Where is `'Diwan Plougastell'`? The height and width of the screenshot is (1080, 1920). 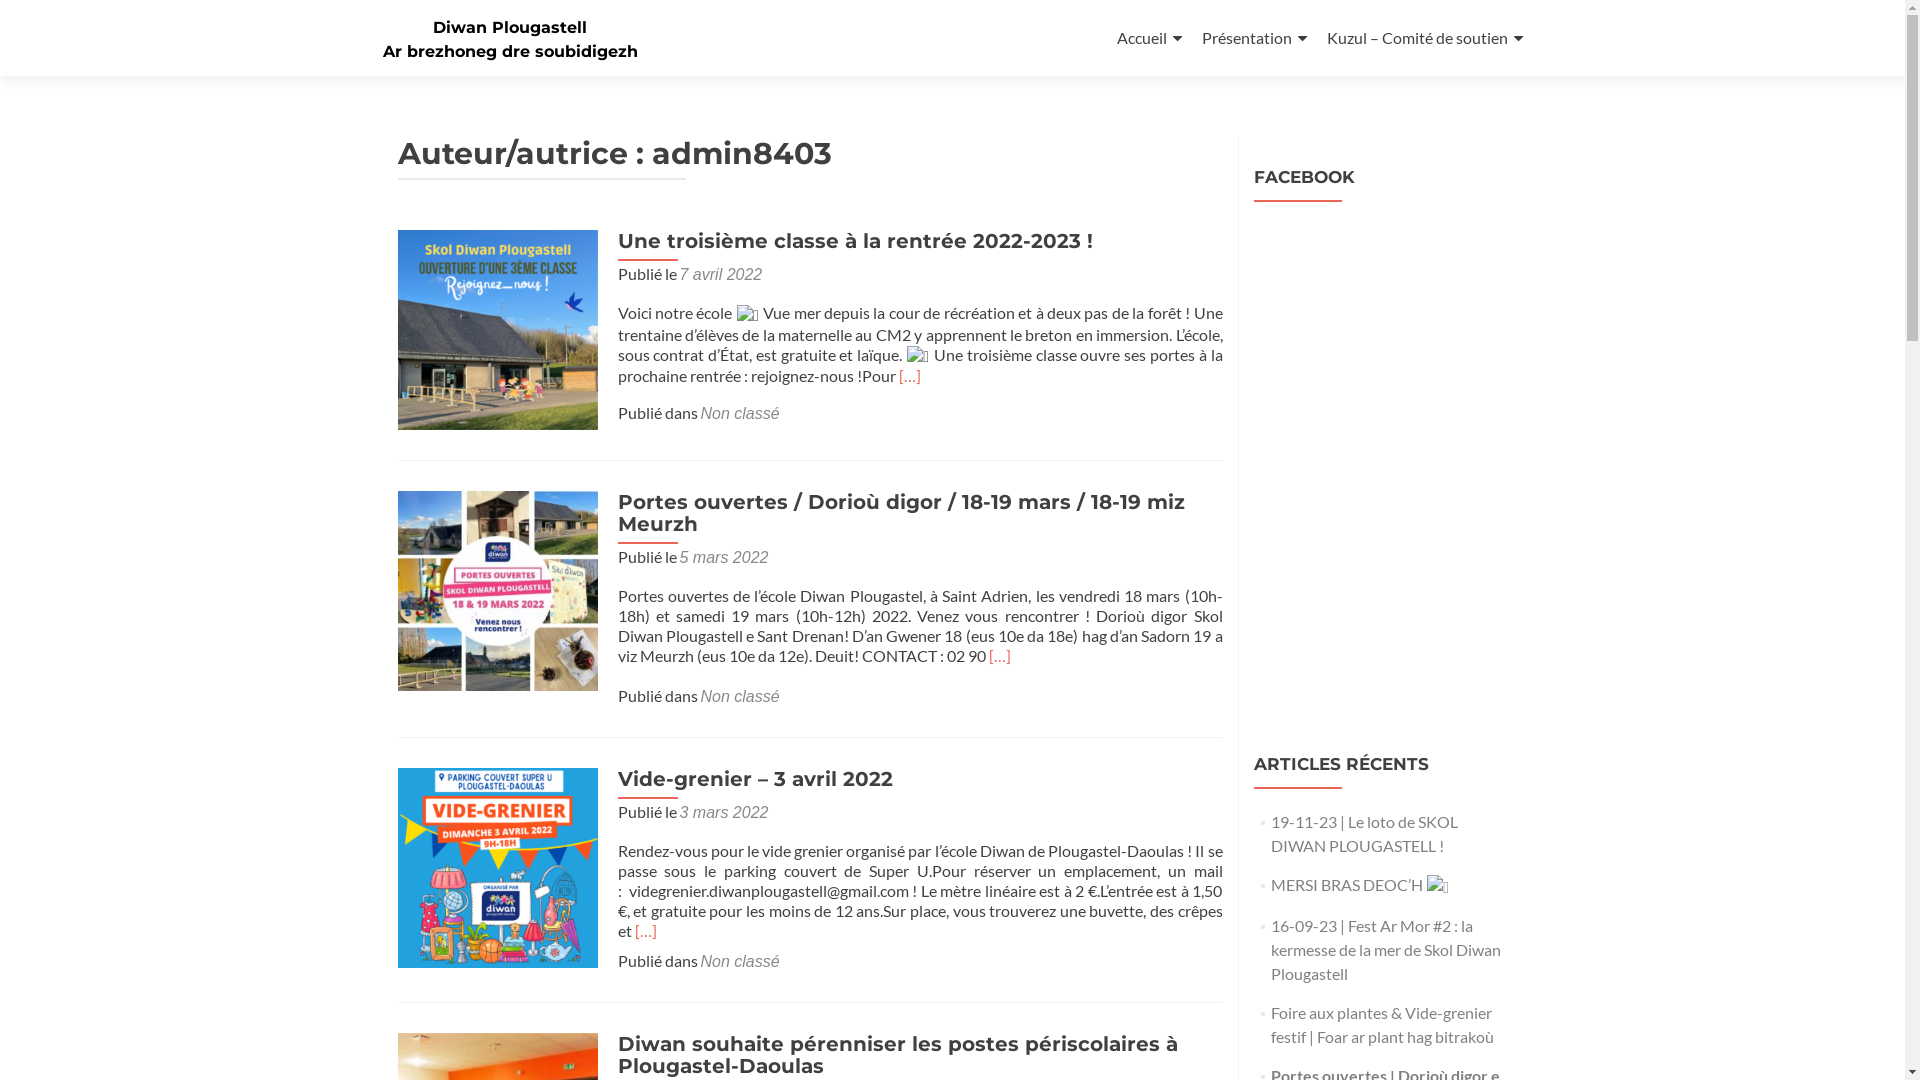 'Diwan Plougastell' is located at coordinates (509, 27).